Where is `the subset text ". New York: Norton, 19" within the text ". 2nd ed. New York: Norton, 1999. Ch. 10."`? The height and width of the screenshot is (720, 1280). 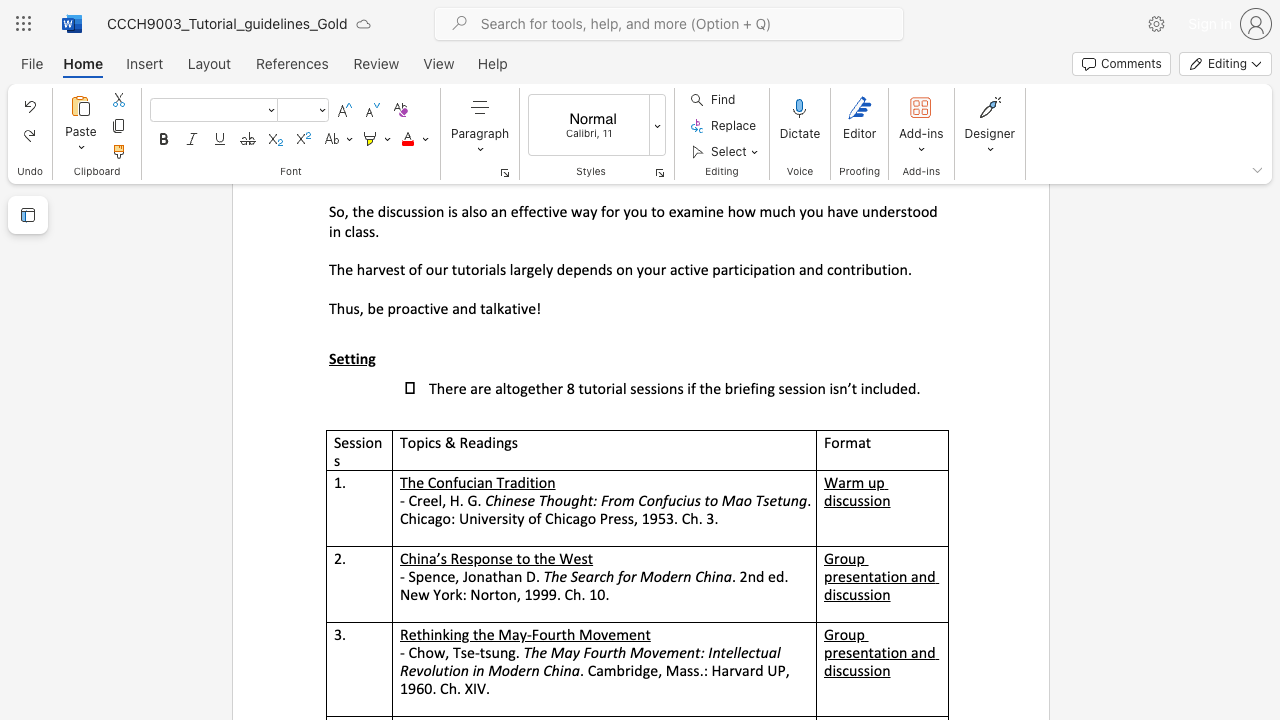
the subset text ". New York: Norton, 19" within the text ". 2nd ed. New York: Norton, 1999. Ch. 10." is located at coordinates (783, 576).